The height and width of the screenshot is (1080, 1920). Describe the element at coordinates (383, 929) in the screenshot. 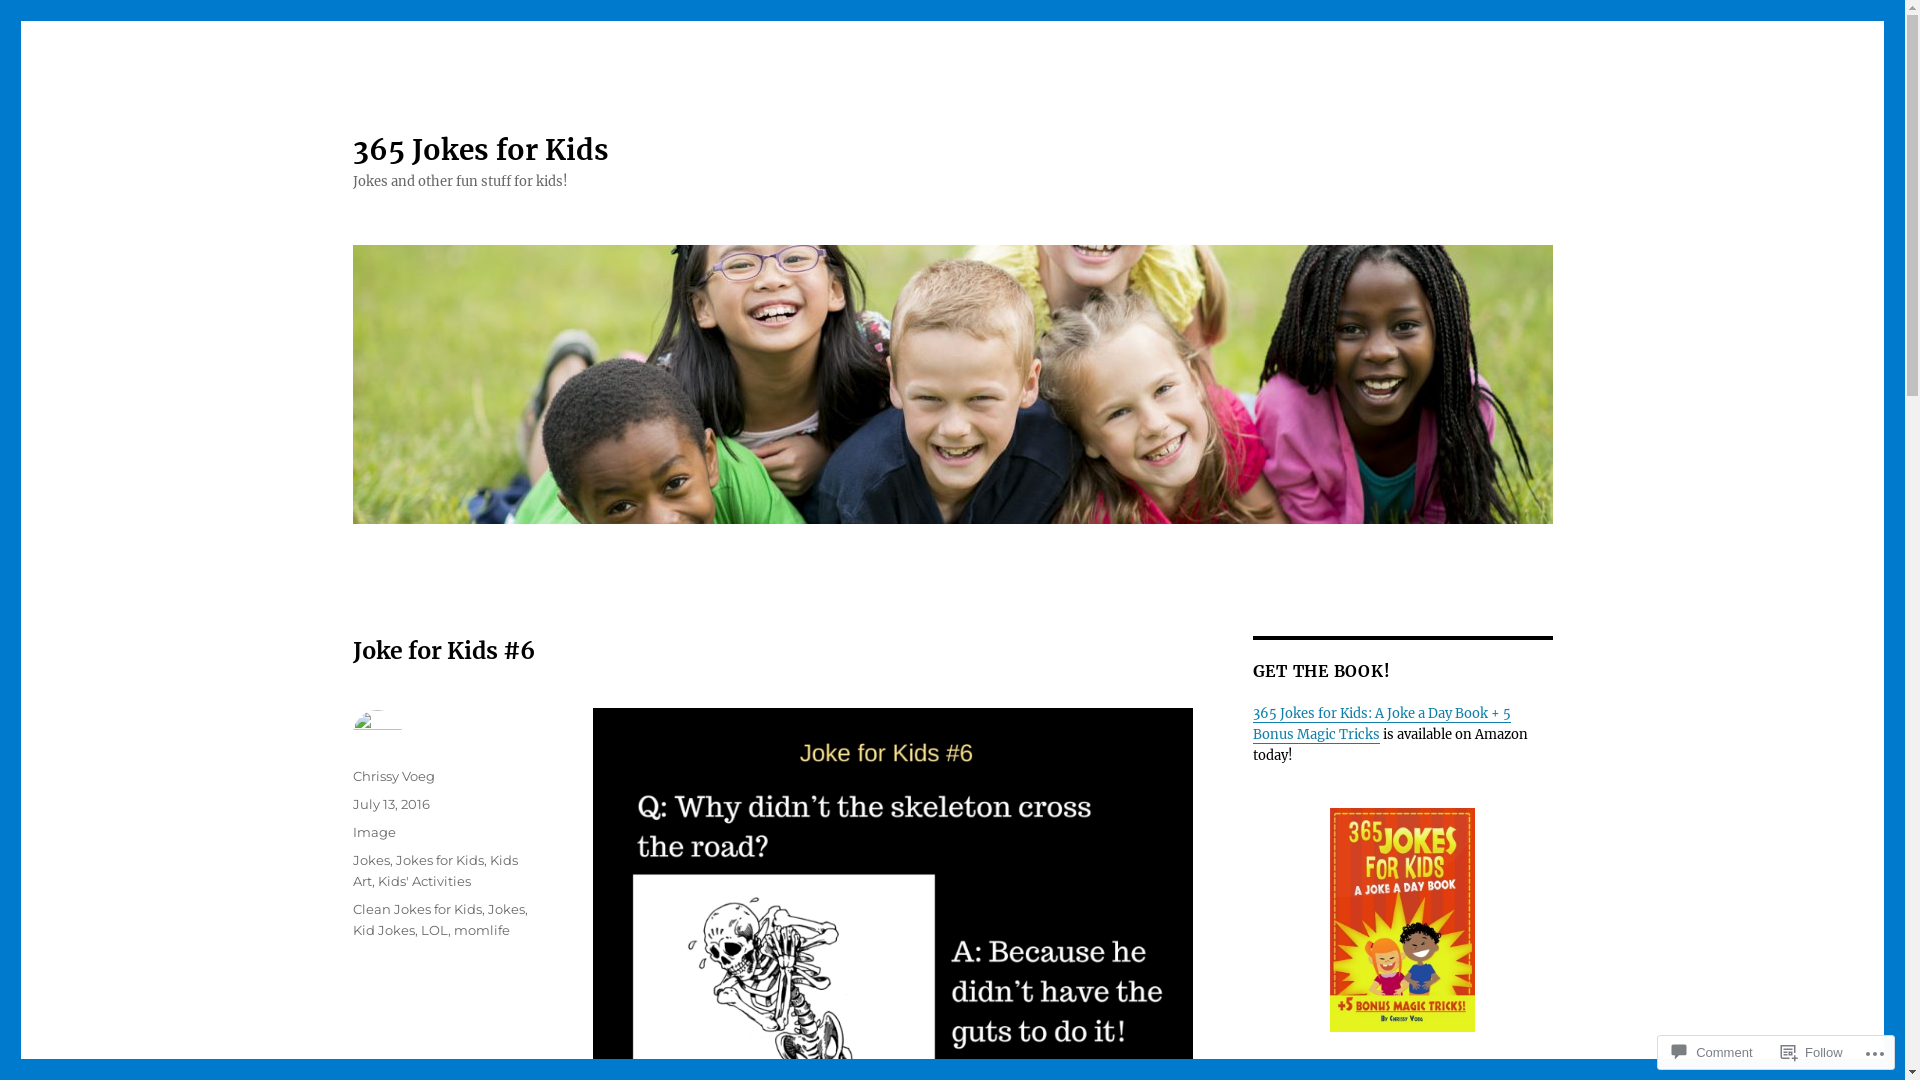

I see `'Kid Jokes'` at that location.